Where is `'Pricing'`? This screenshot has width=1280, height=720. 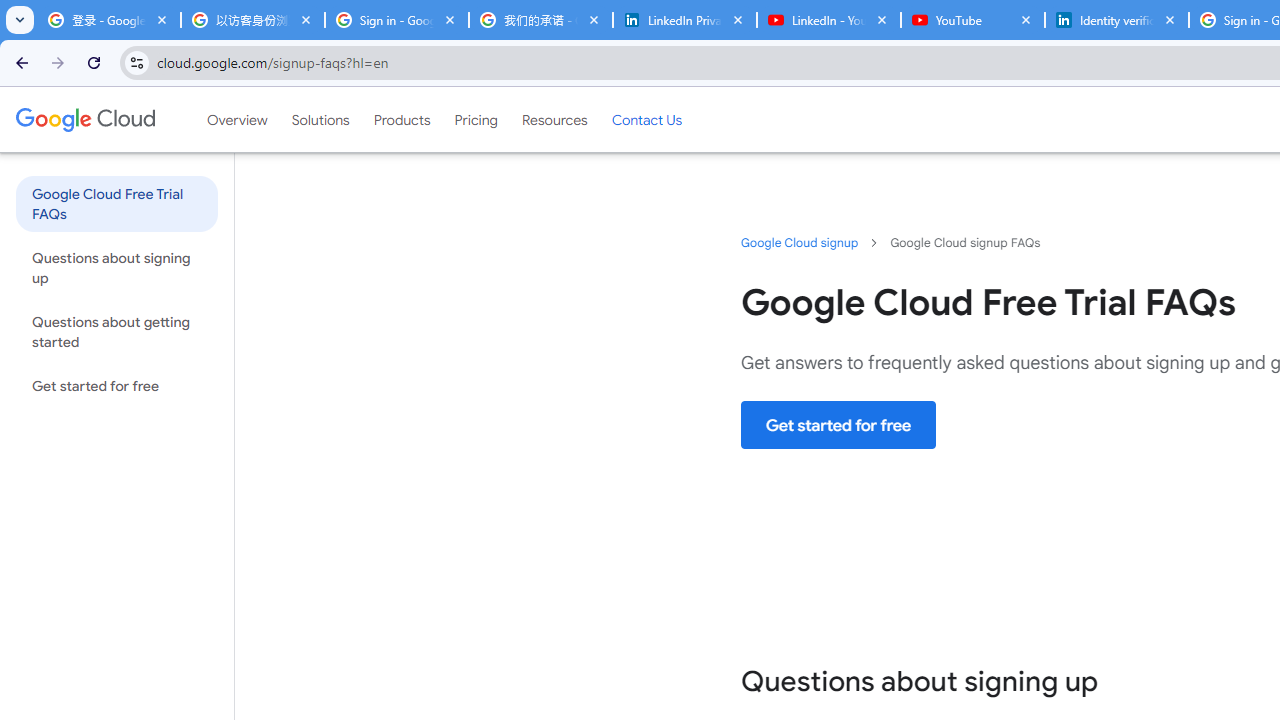
'Pricing' is located at coordinates (475, 119).